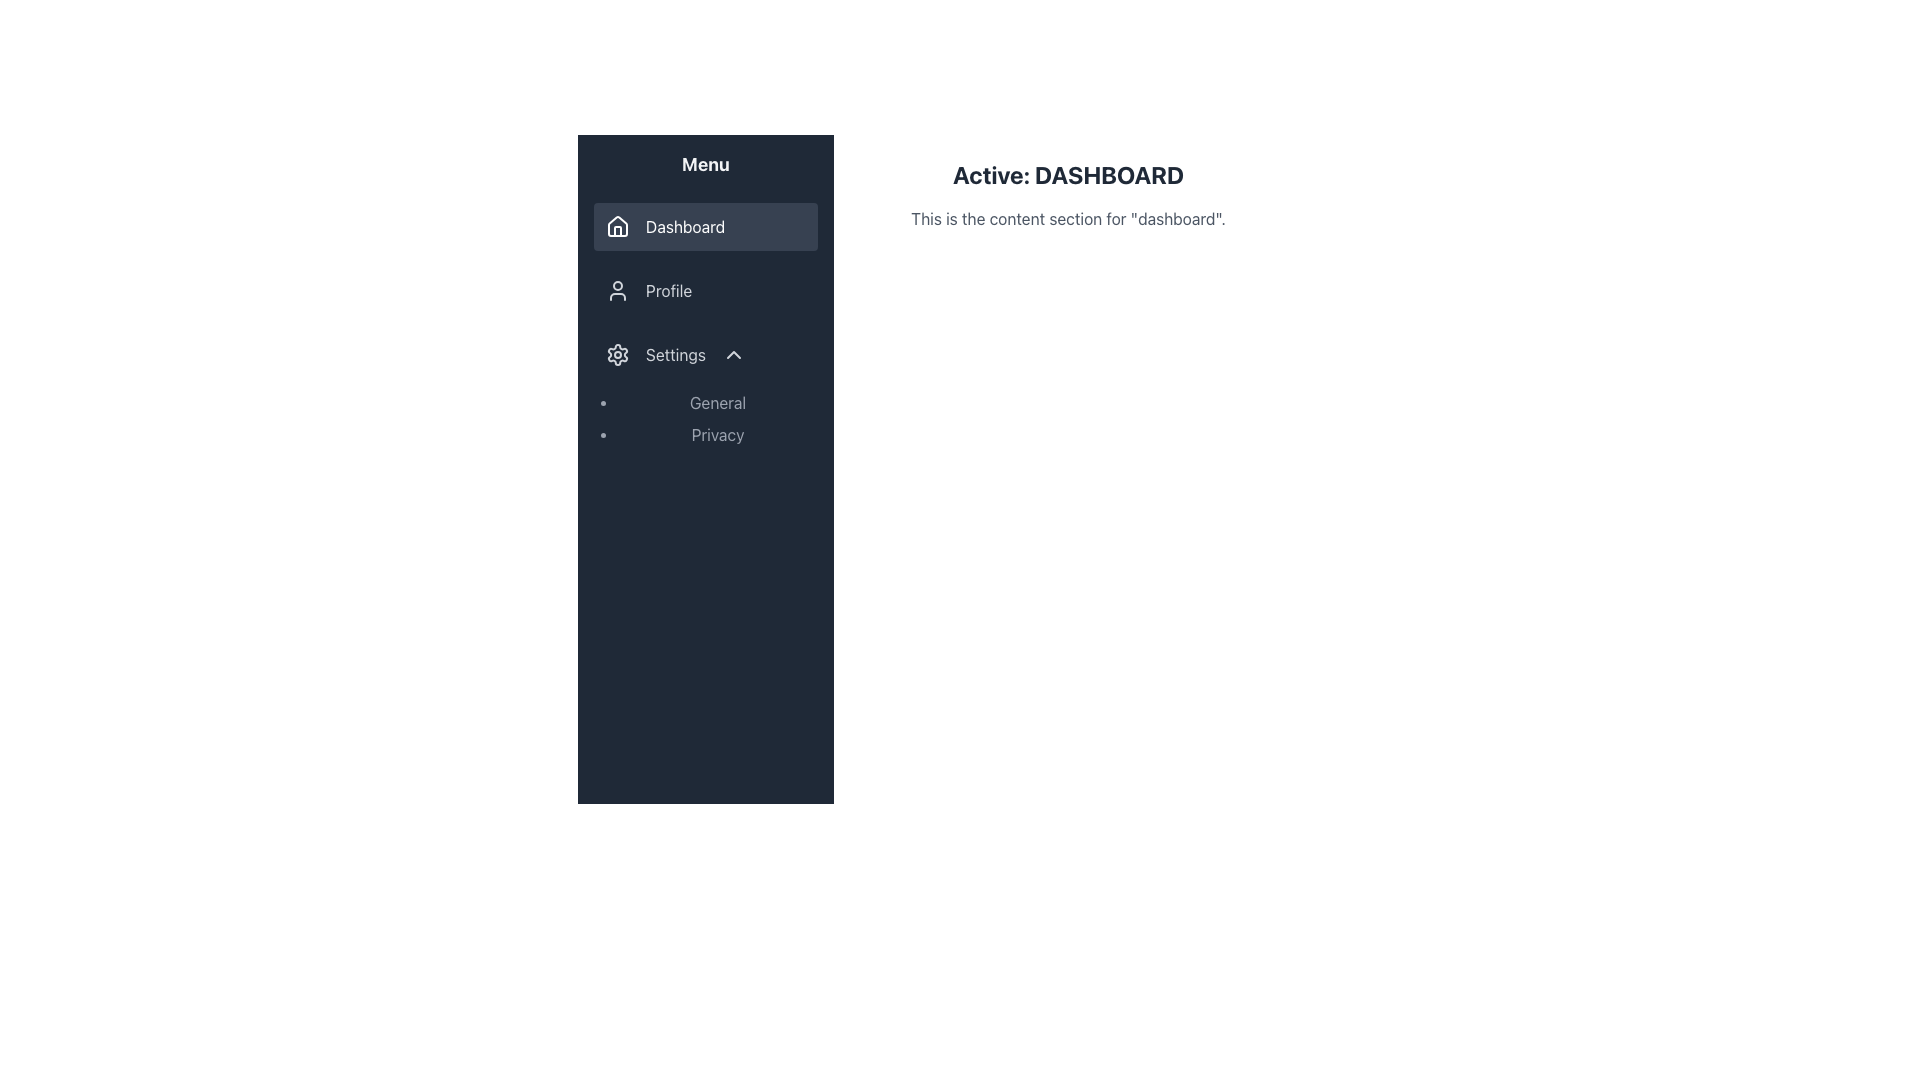 The width and height of the screenshot is (1920, 1080). What do you see at coordinates (685, 226) in the screenshot?
I see `the 'Dashboard' text label in the navigation menu` at bounding box center [685, 226].